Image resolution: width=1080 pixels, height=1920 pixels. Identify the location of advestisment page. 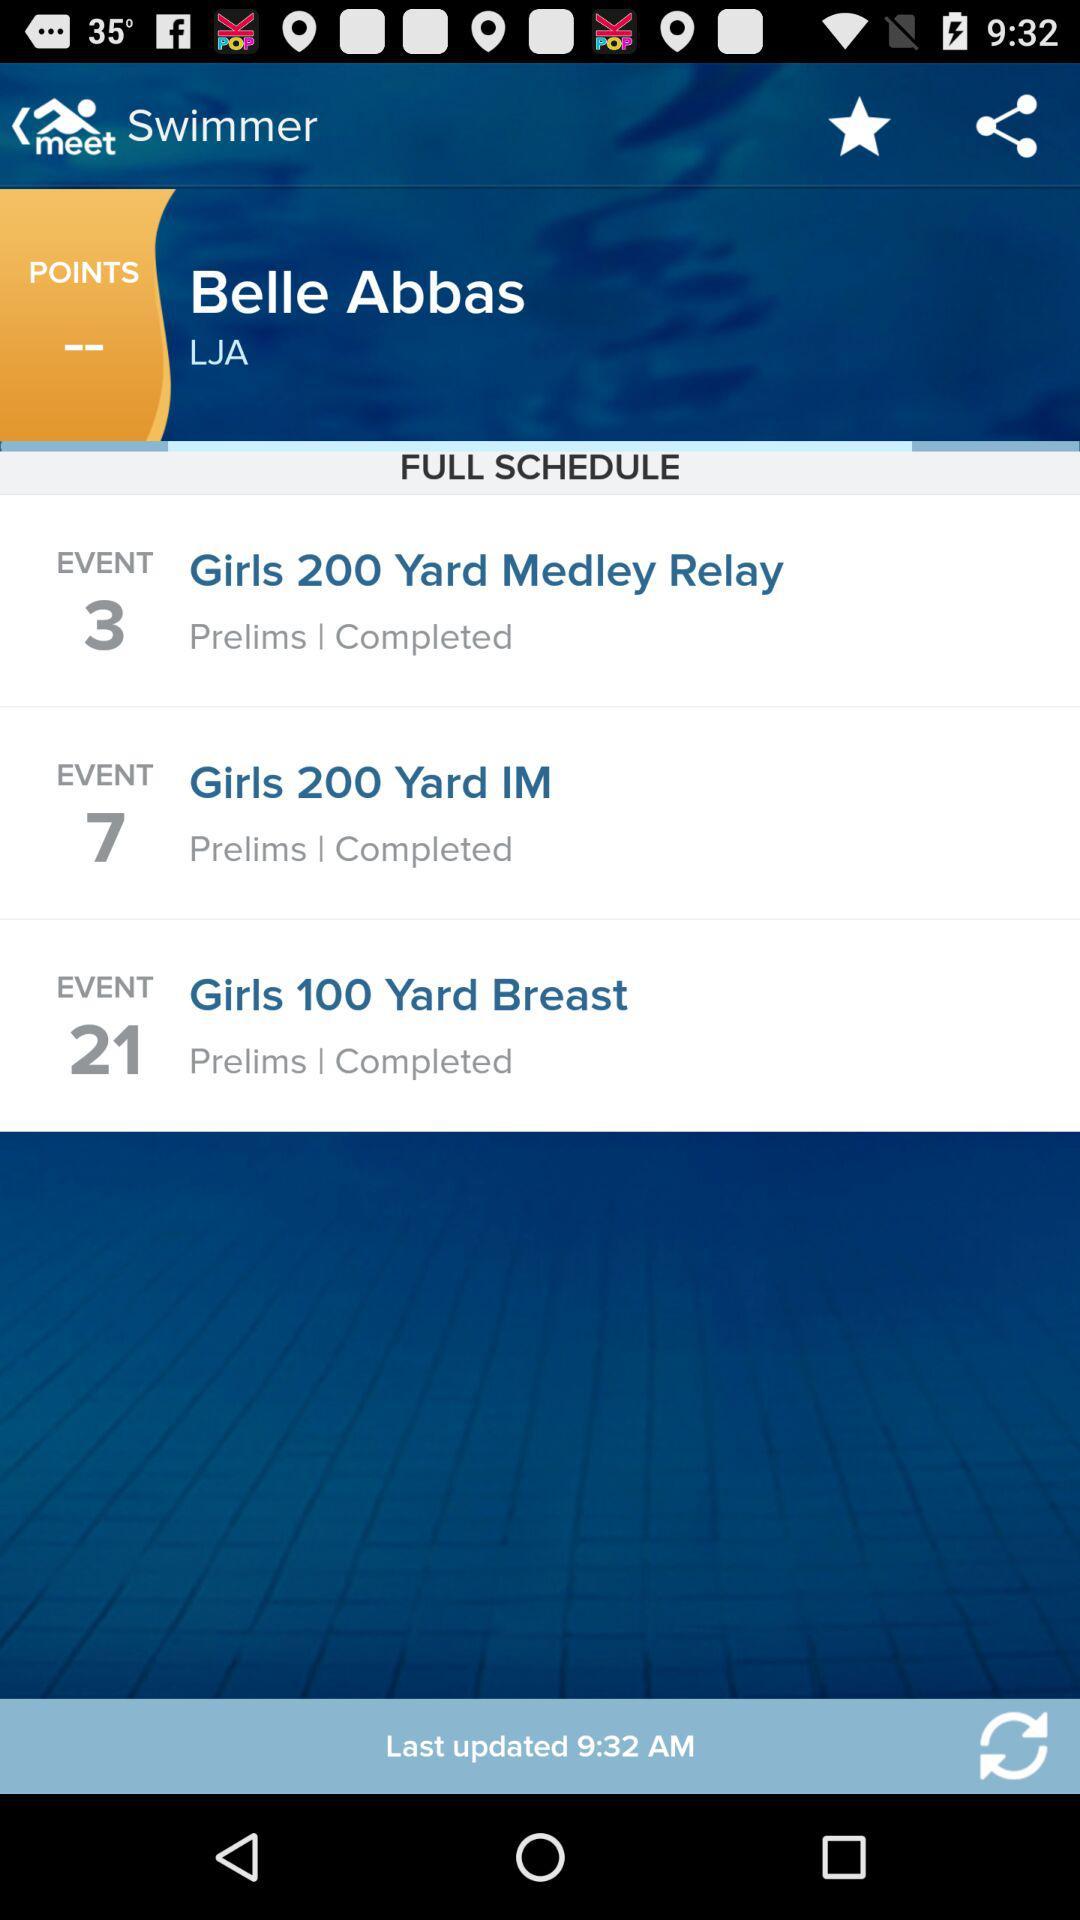
(1001, 1745).